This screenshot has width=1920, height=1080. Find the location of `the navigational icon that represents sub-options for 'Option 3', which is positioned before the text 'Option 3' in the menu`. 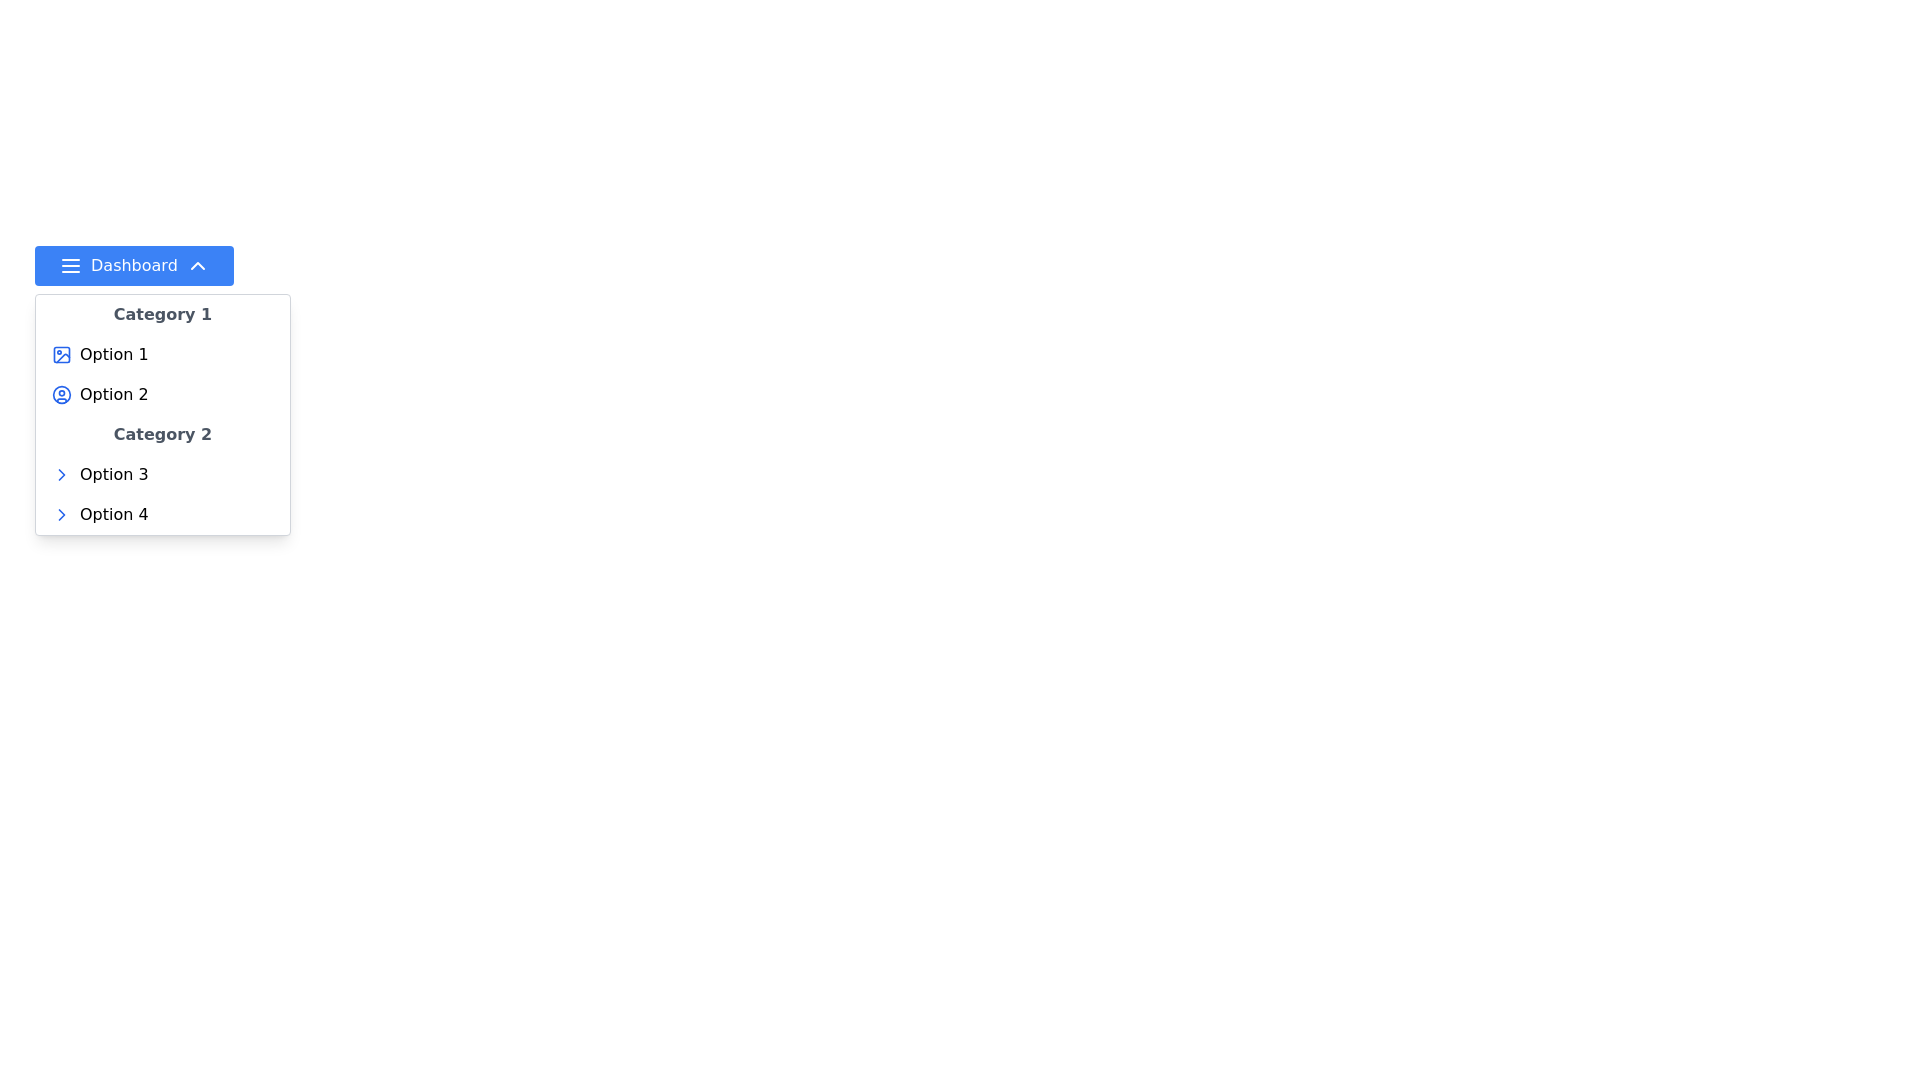

the navigational icon that represents sub-options for 'Option 3', which is positioned before the text 'Option 3' in the menu is located at coordinates (62, 474).